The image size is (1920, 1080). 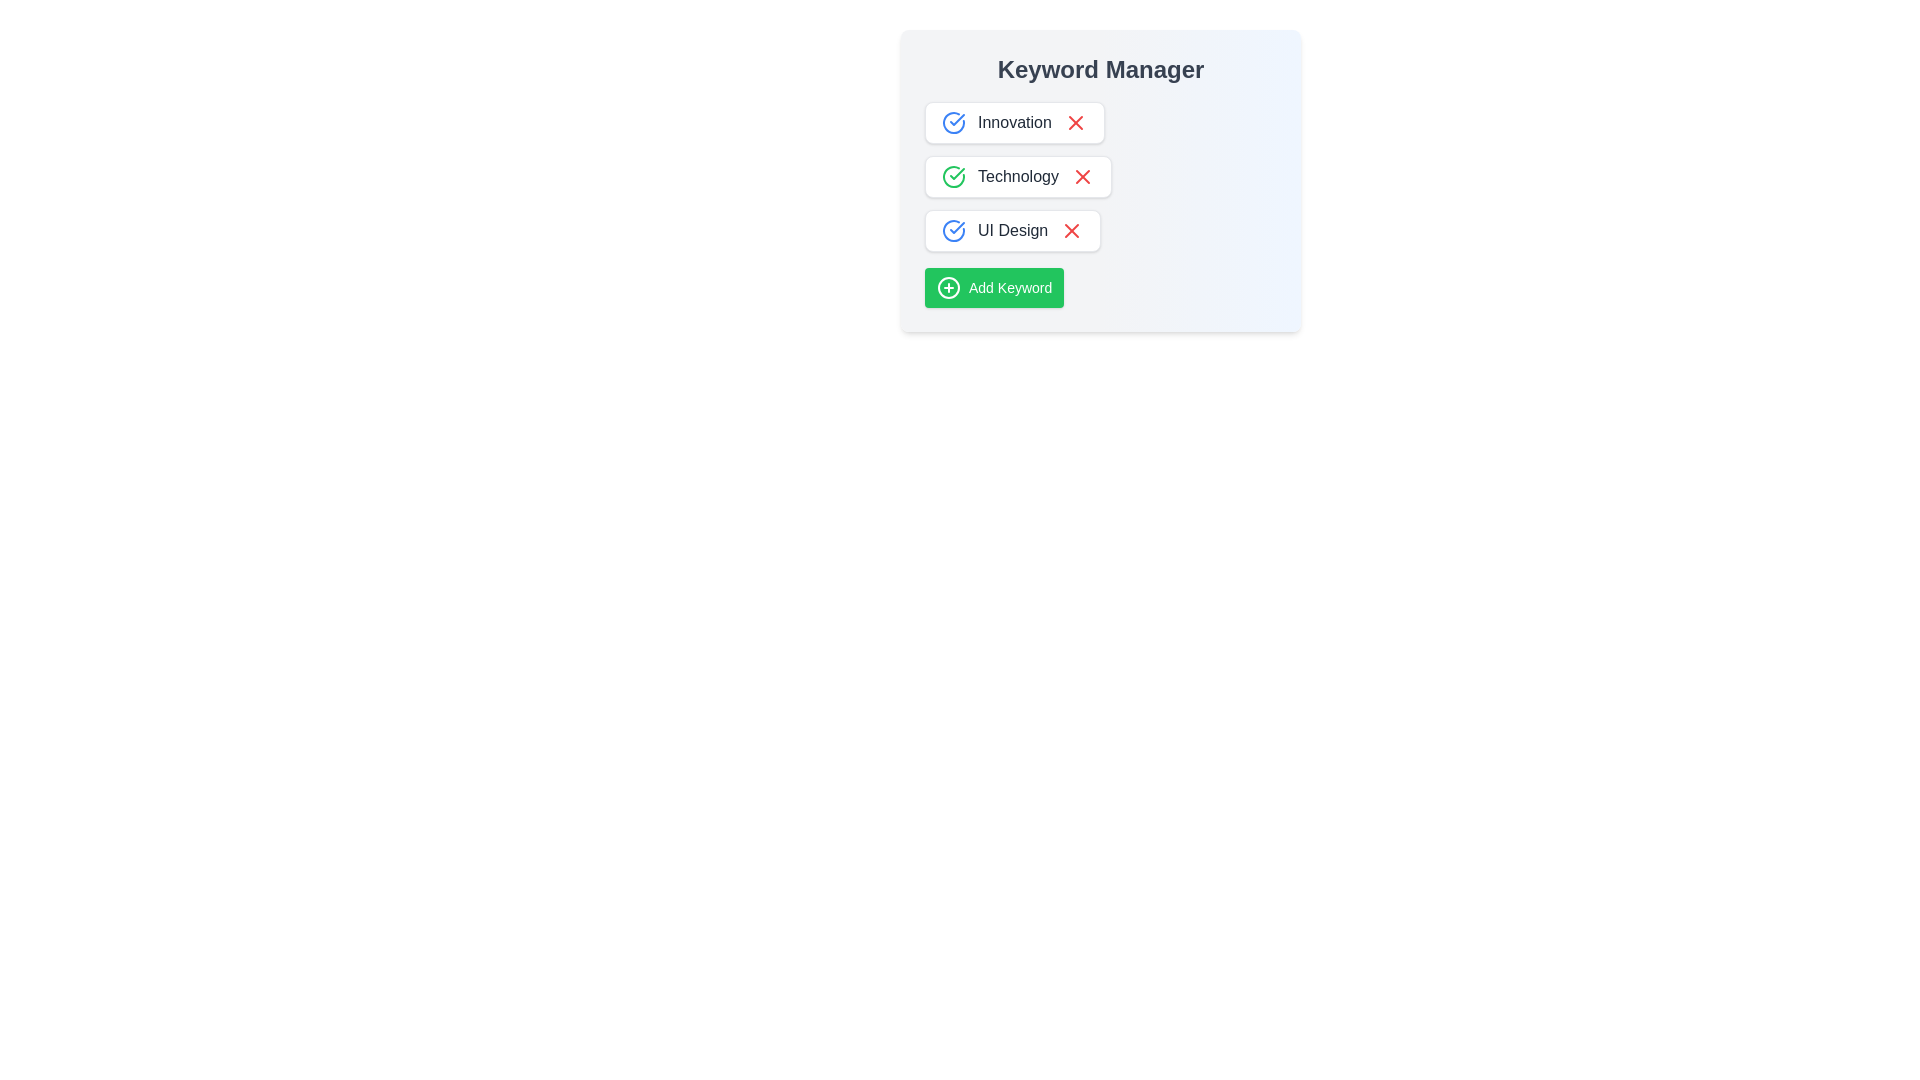 I want to click on the 'Add Keyword' button to add a new keyword to the list, so click(x=993, y=288).